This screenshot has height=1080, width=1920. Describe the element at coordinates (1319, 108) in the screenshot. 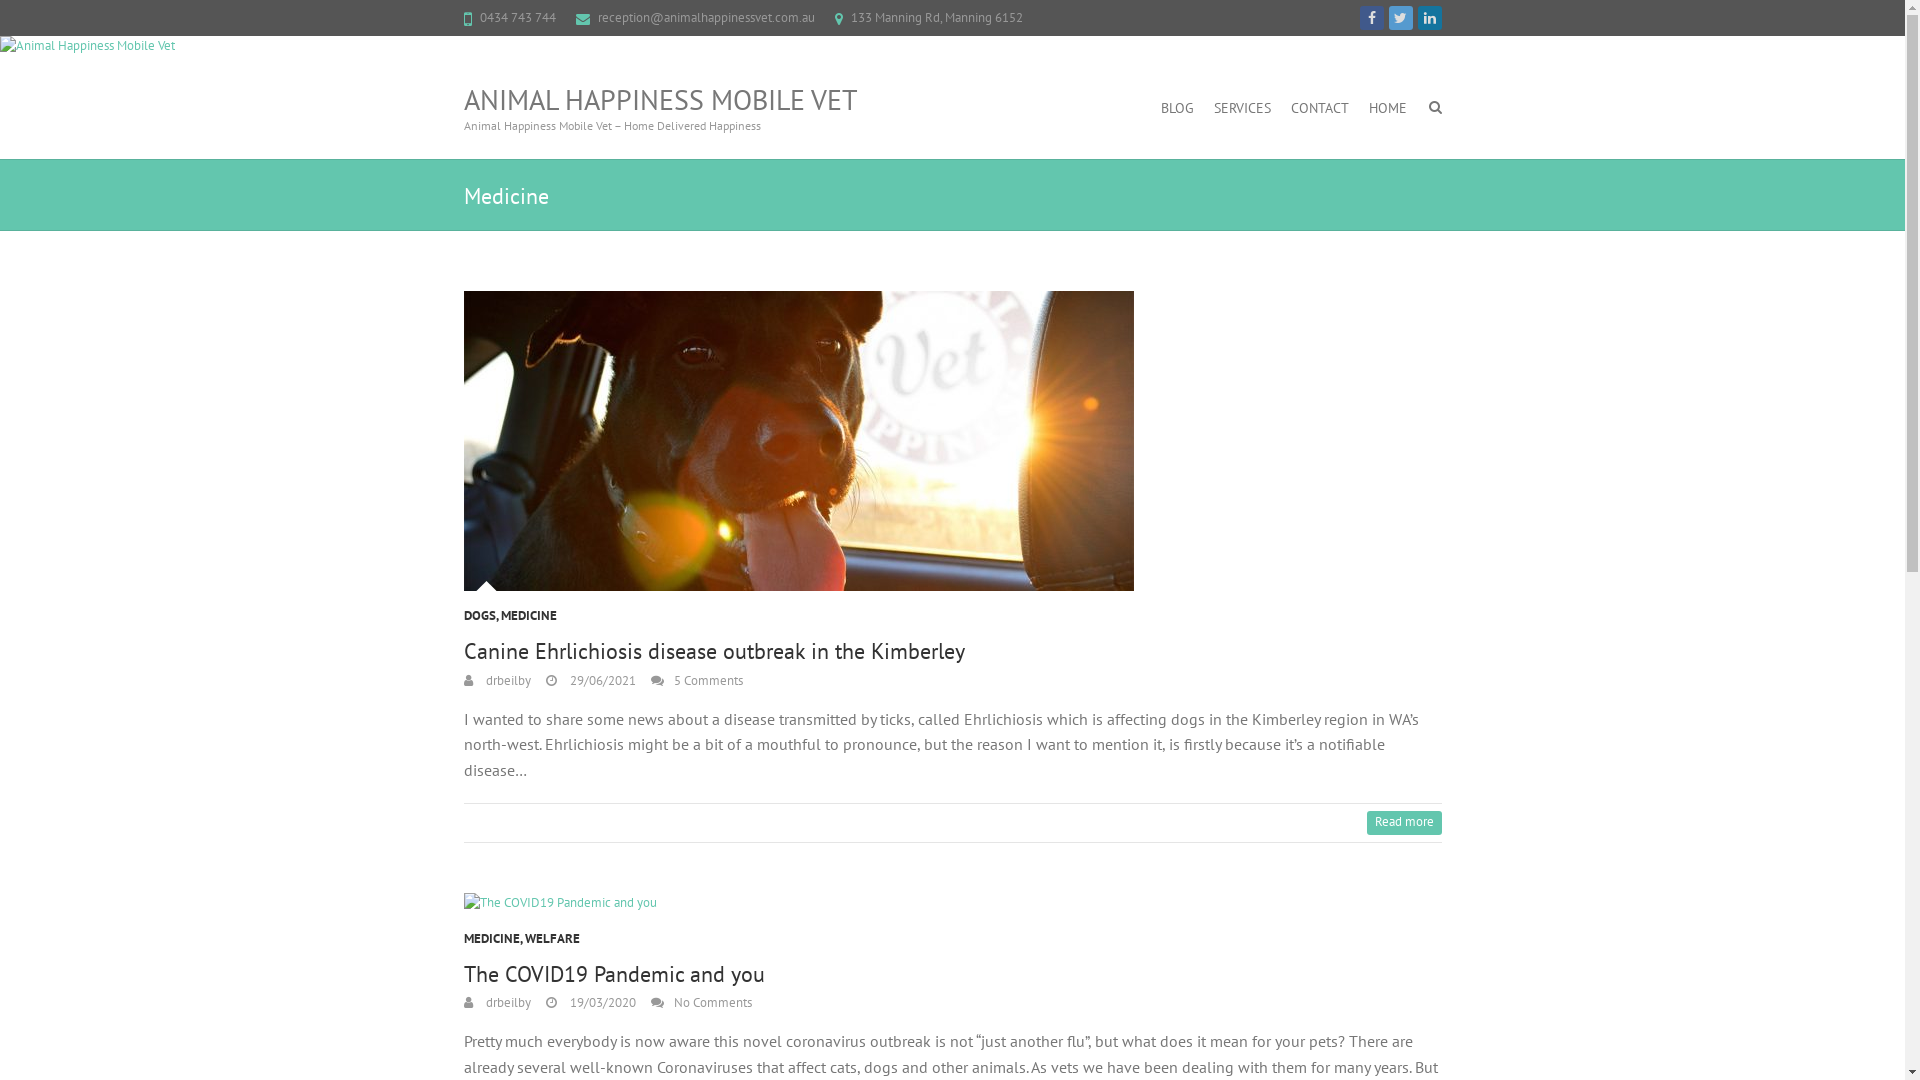

I see `'CONTACT'` at that location.